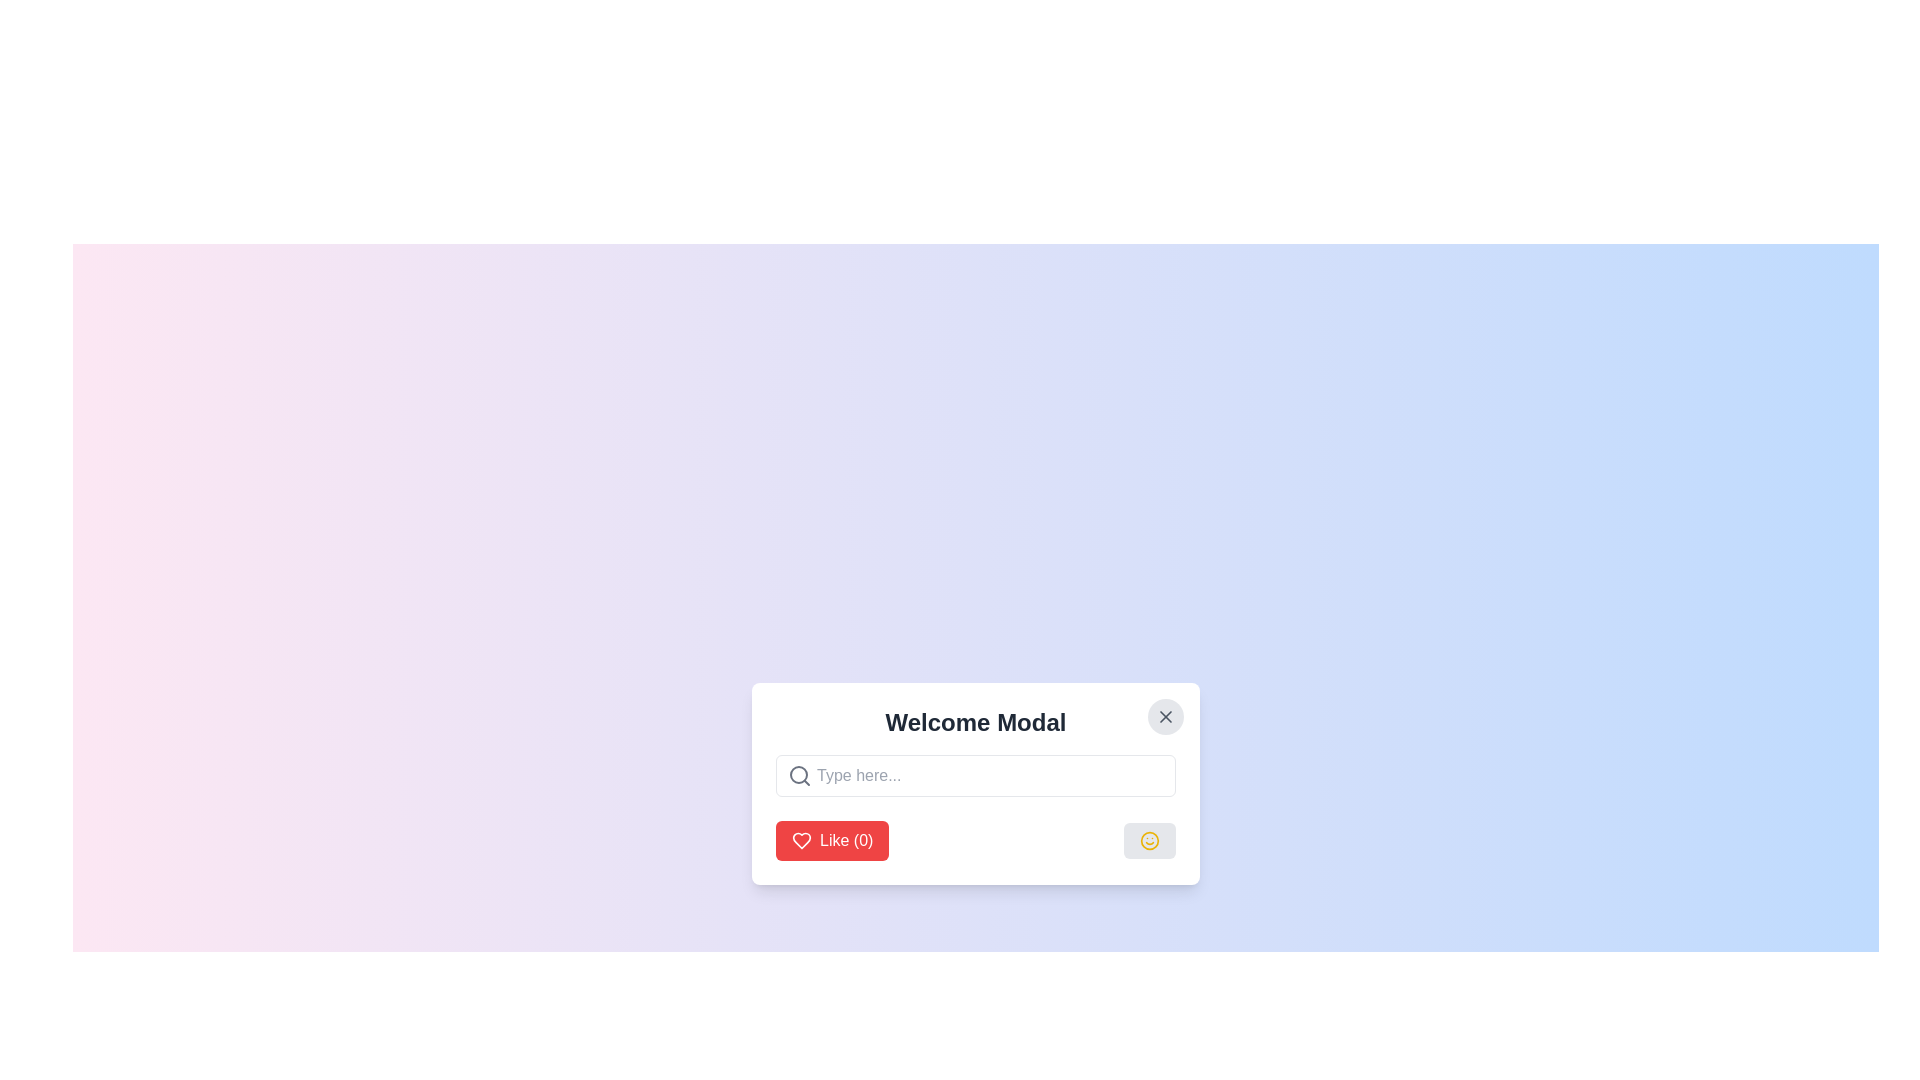 Image resolution: width=1920 pixels, height=1080 pixels. I want to click on the 'Like (0)' button with a red background and white text to change its background color, so click(832, 840).